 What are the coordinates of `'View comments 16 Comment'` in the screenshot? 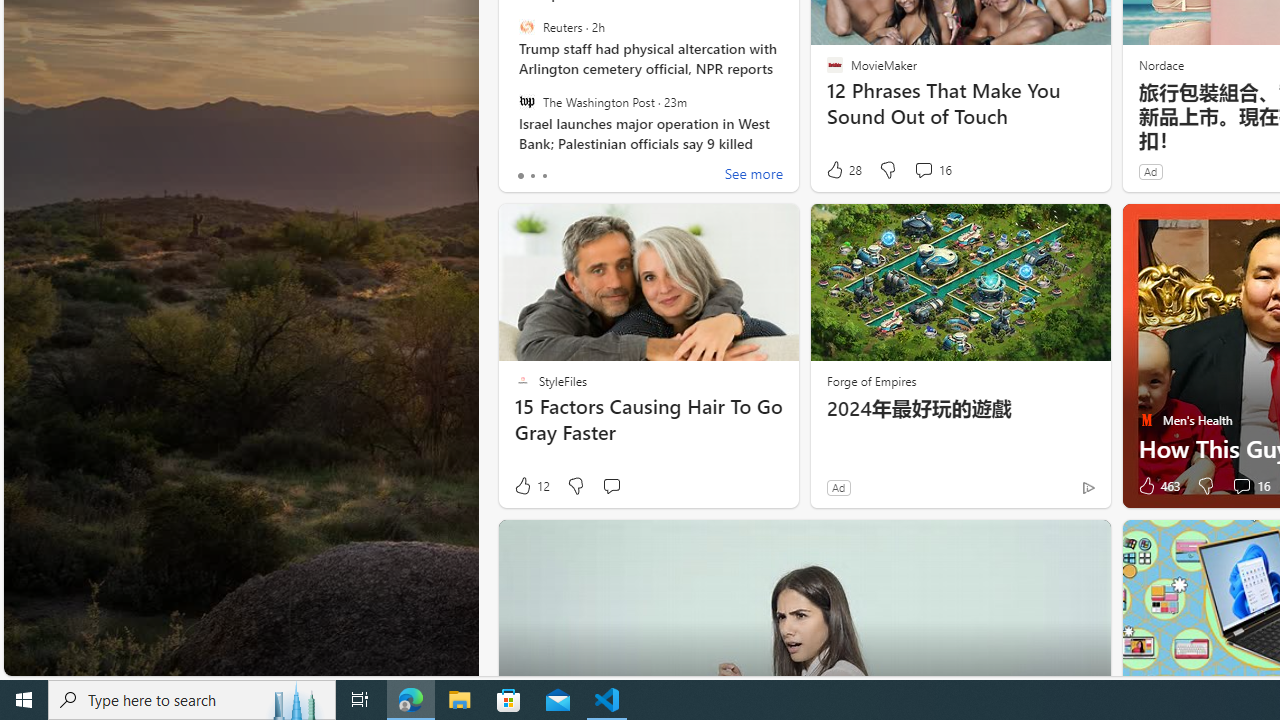 It's located at (1248, 486).